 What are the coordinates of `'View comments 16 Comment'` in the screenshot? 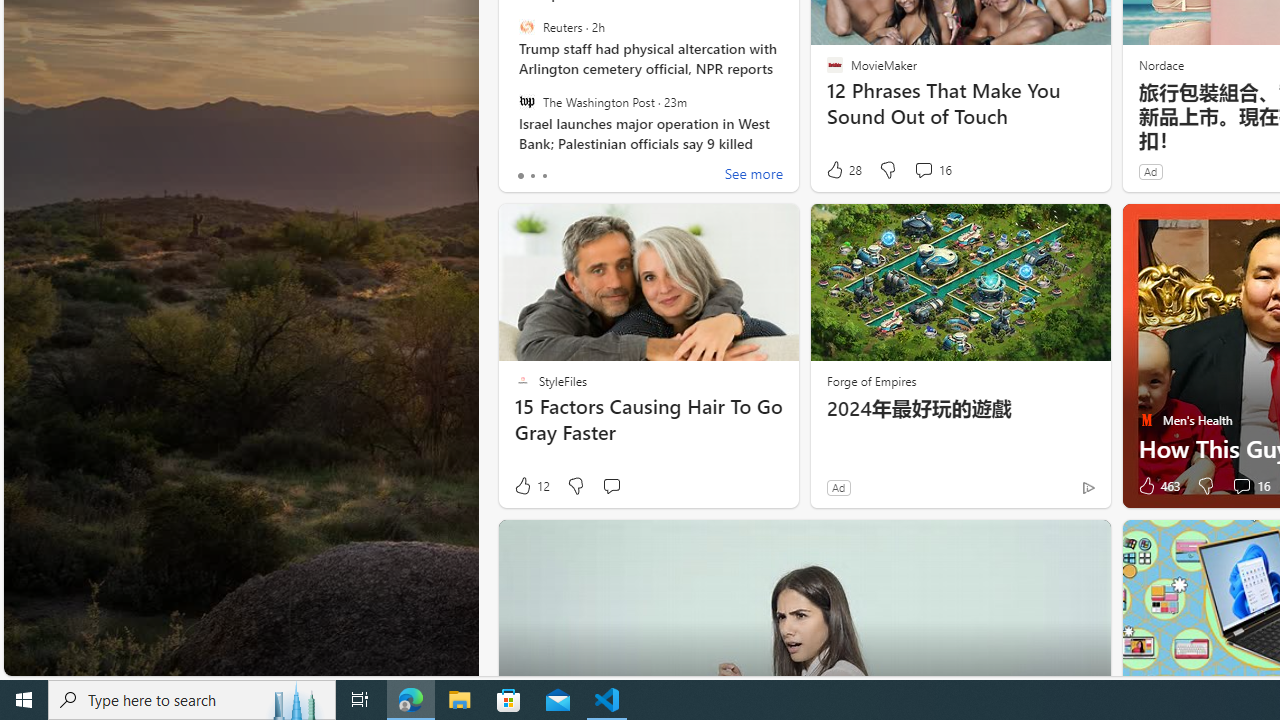 It's located at (1248, 486).